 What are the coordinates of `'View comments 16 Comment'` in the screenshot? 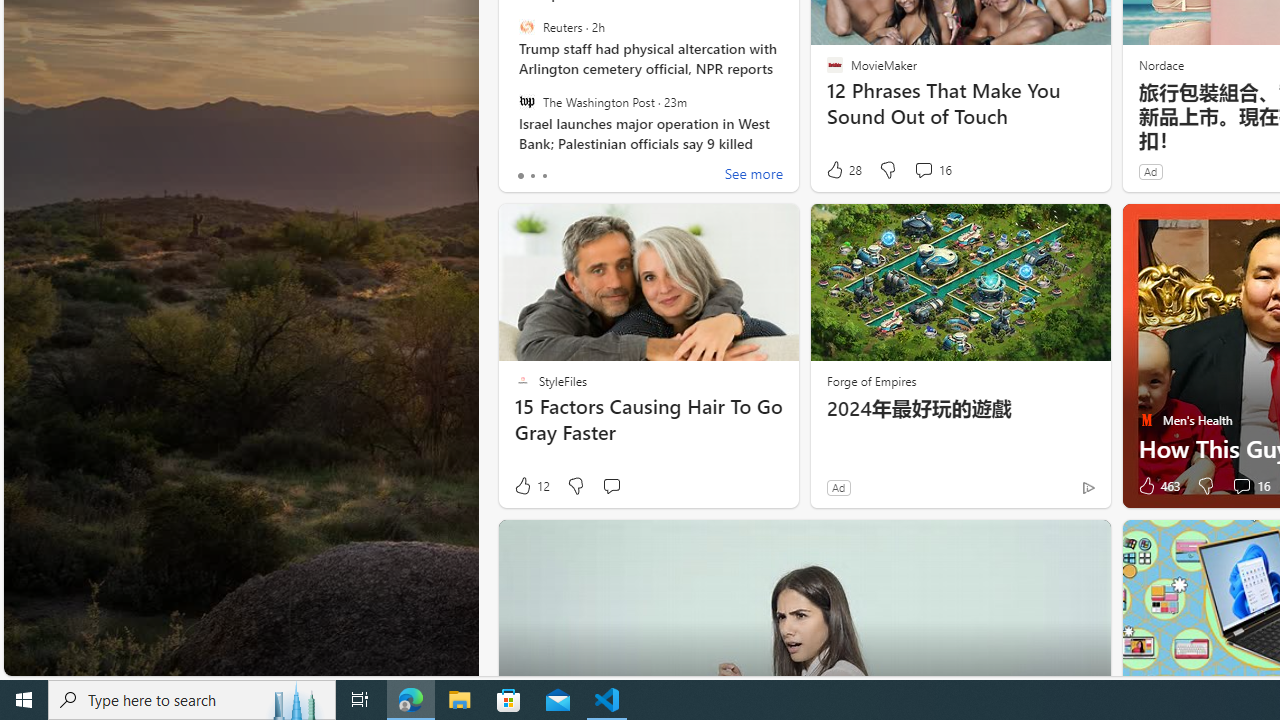 It's located at (1248, 486).